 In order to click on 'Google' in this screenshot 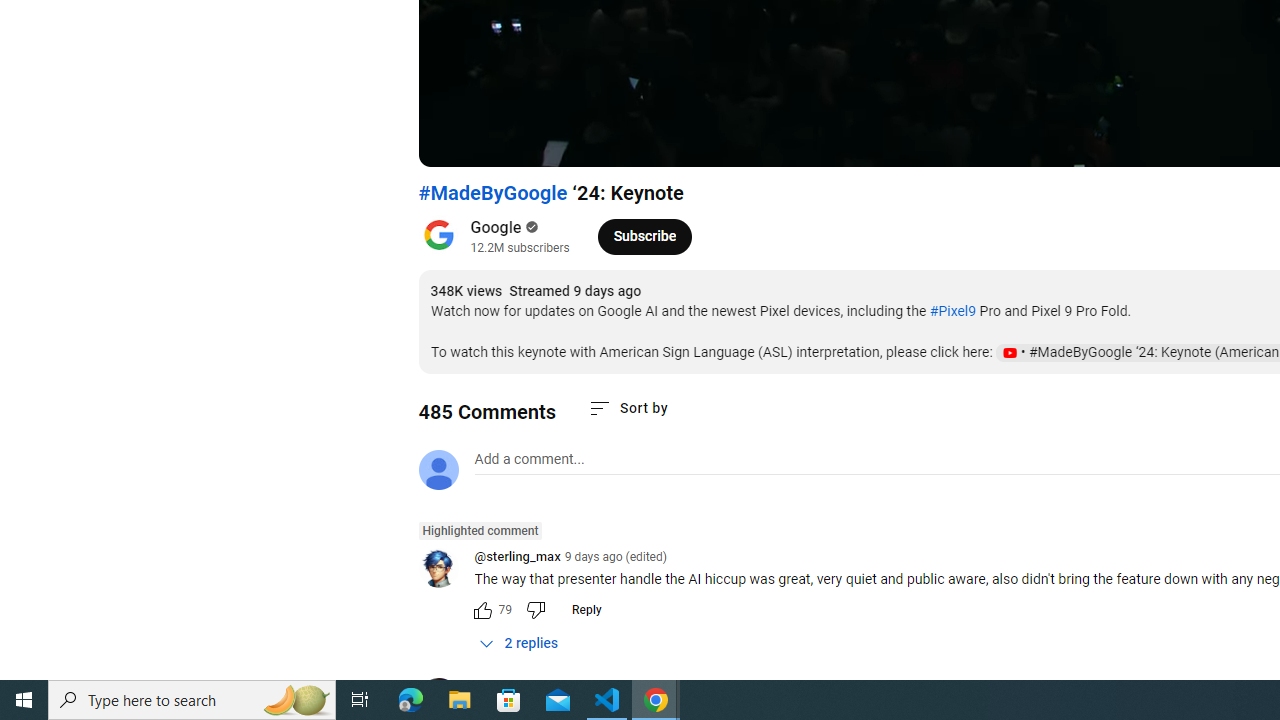, I will do `click(496, 226)`.